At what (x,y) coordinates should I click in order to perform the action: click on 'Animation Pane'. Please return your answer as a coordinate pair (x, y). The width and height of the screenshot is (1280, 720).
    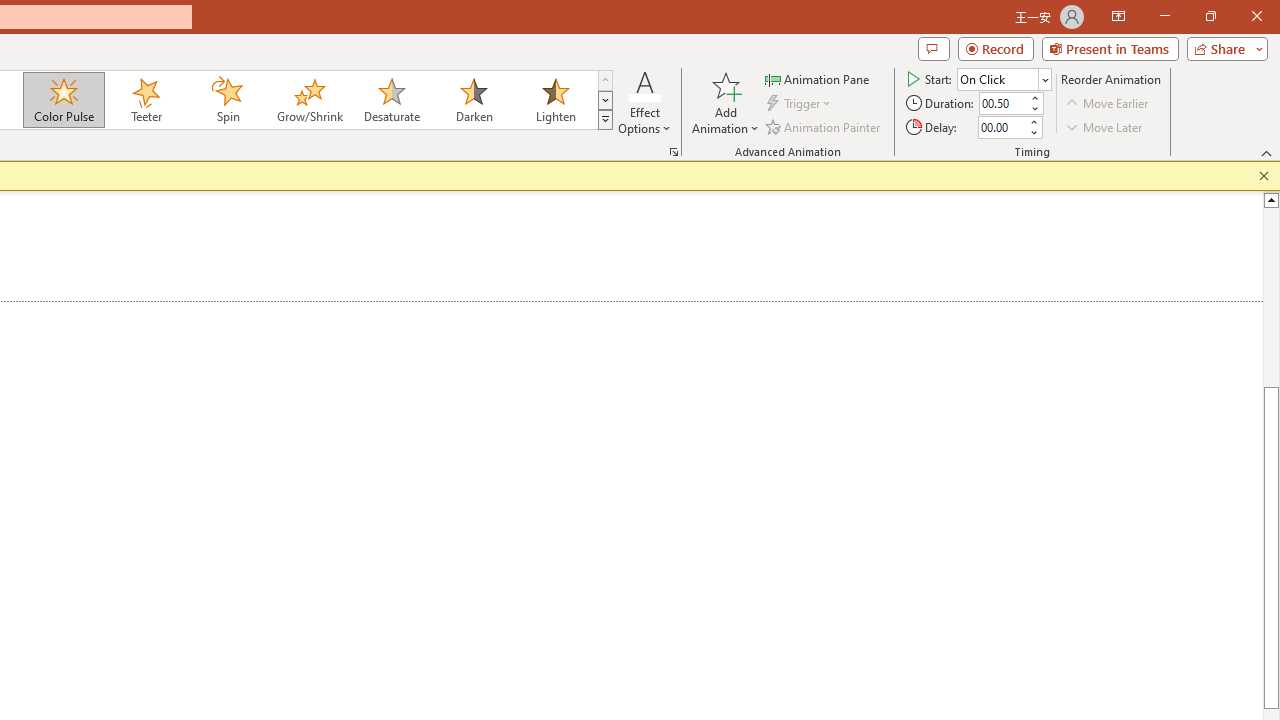
    Looking at the image, I should click on (818, 78).